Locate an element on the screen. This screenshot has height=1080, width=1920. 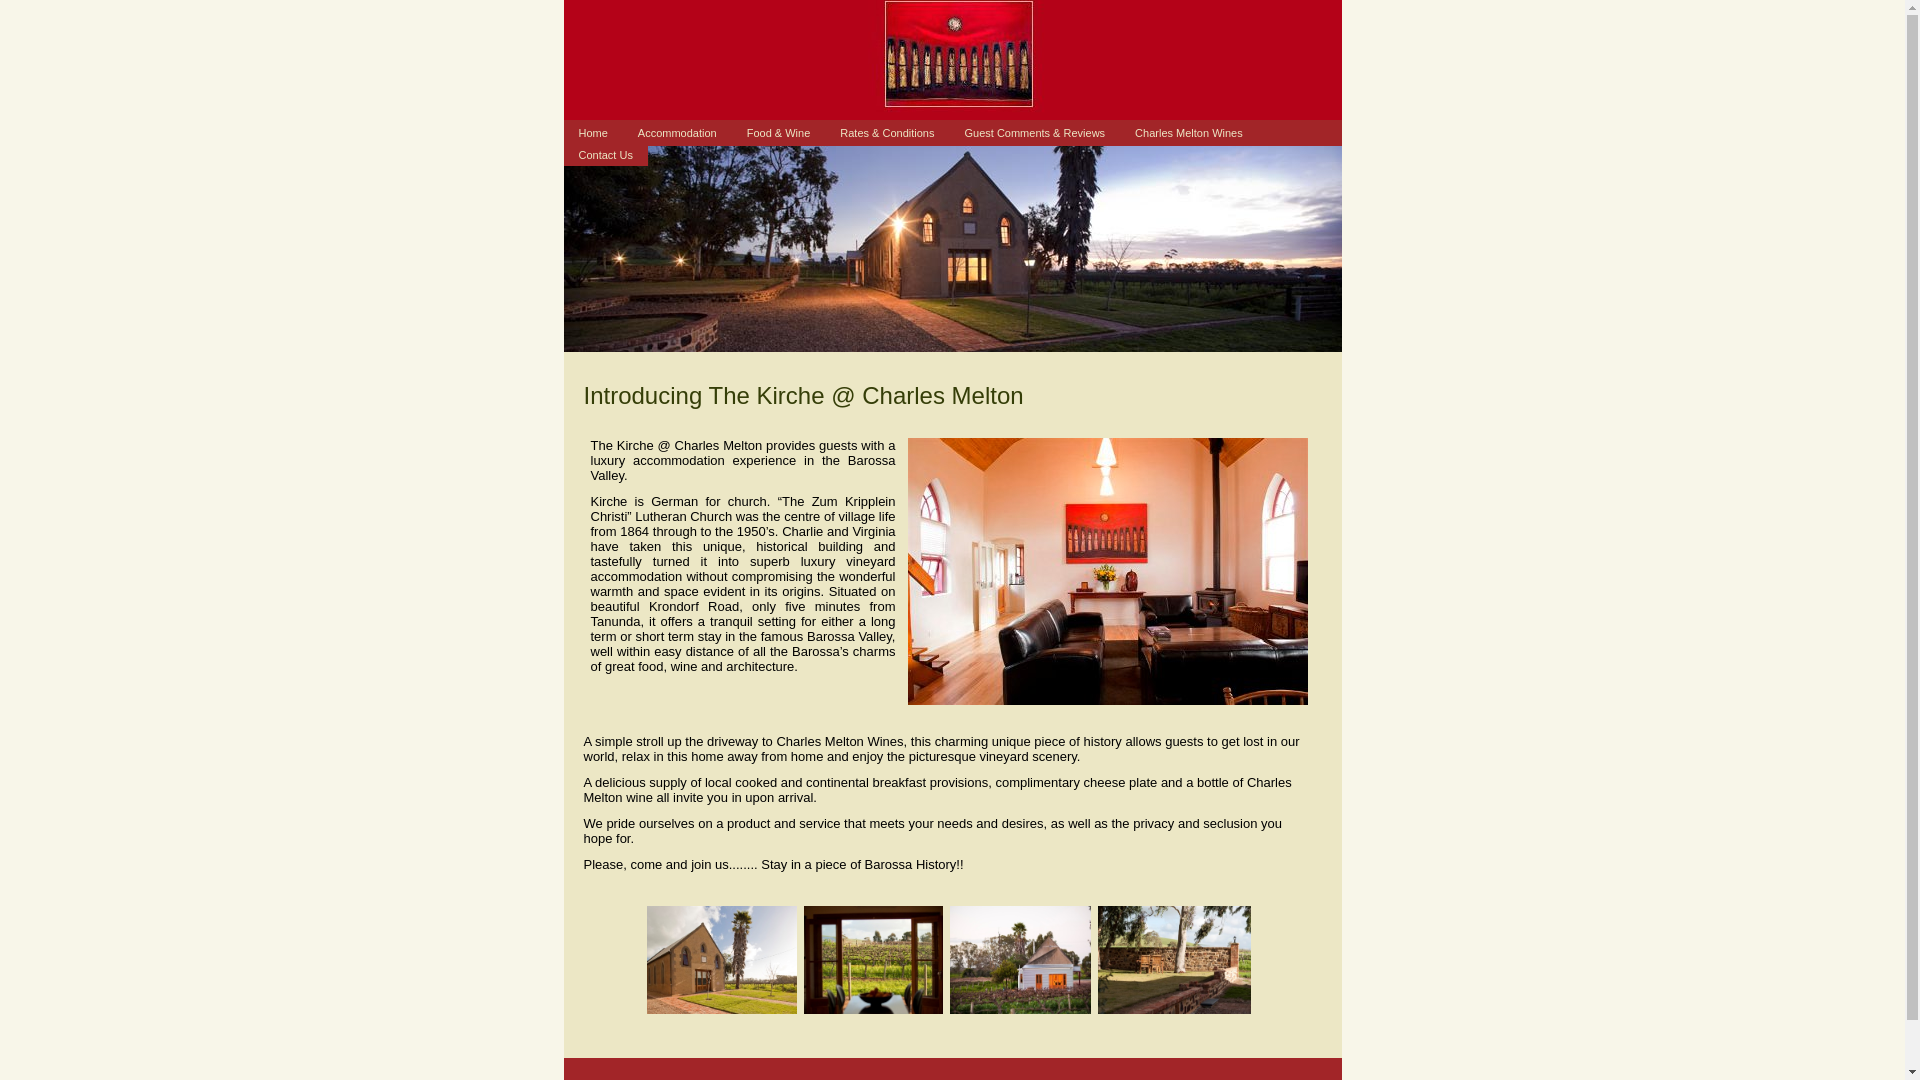
'Accommodation' is located at coordinates (677, 132).